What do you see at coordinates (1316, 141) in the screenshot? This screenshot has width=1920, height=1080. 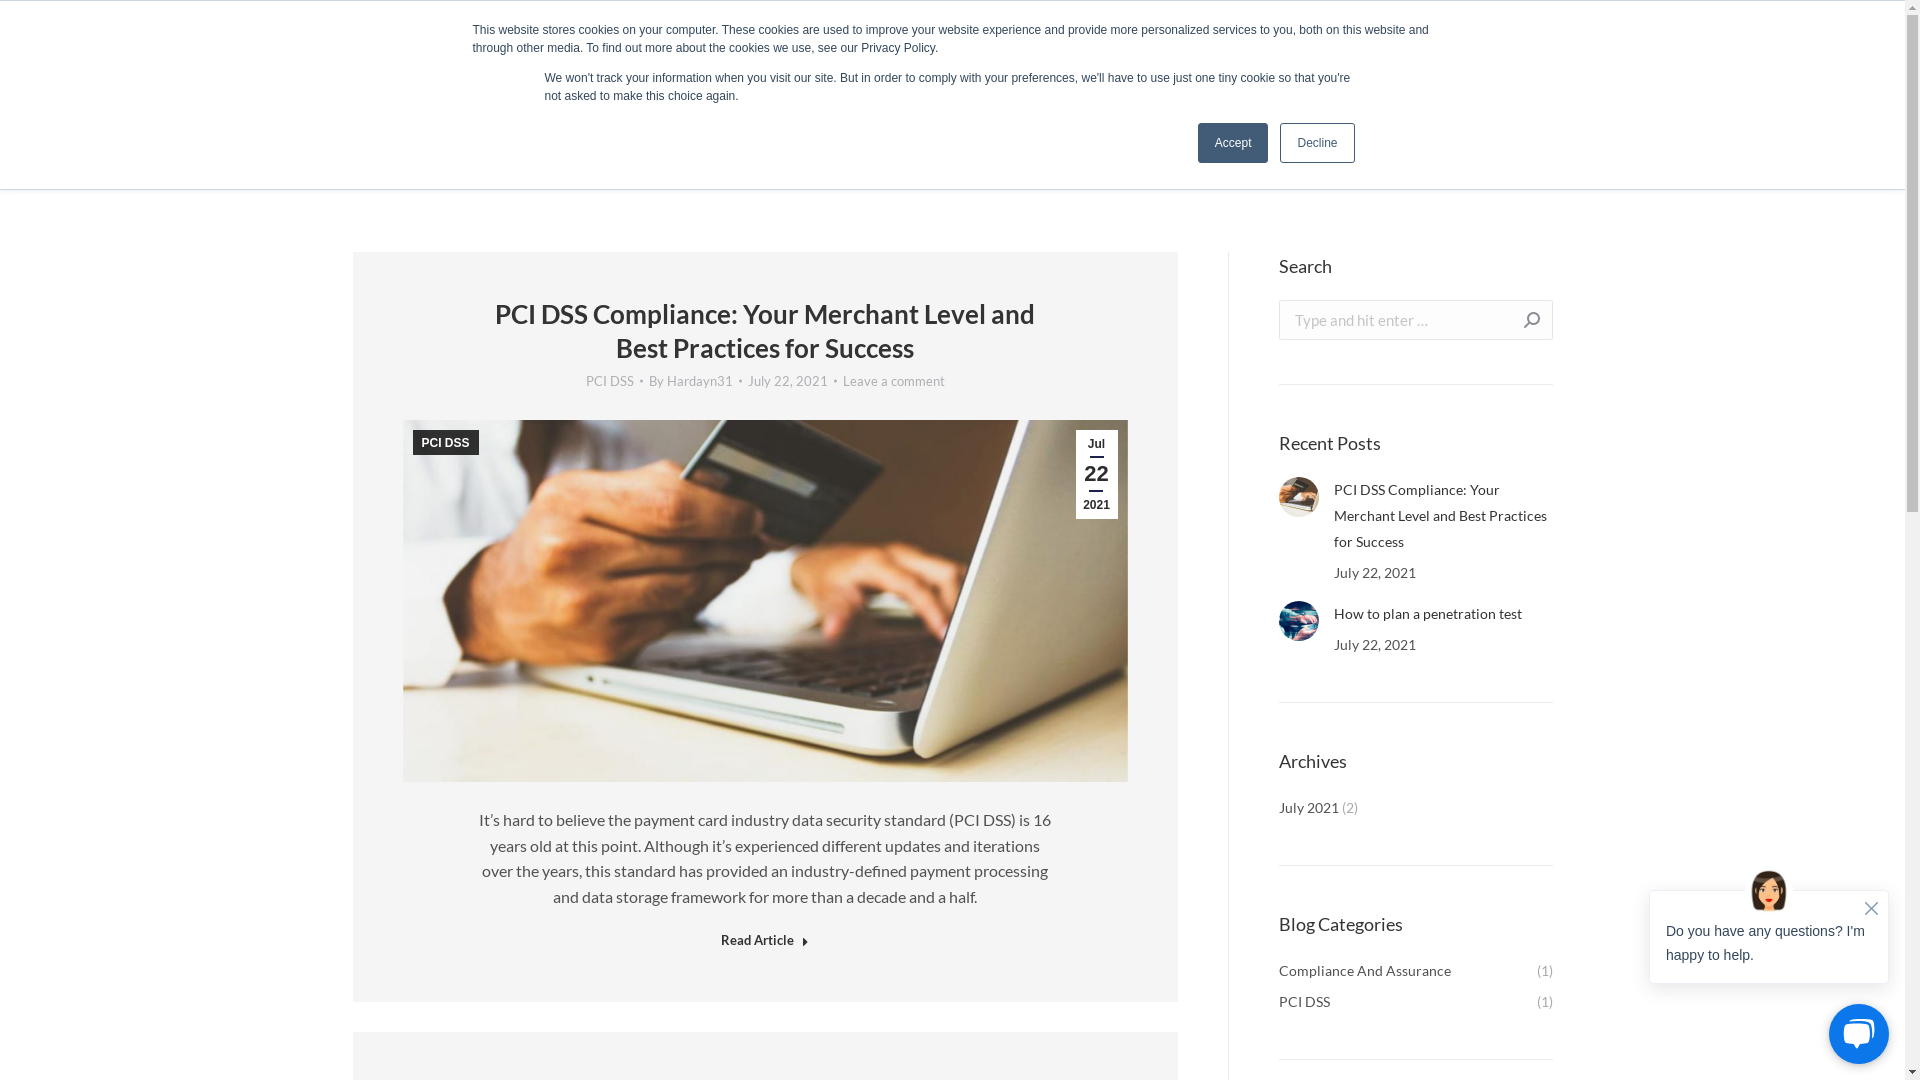 I see `'Decline'` at bounding box center [1316, 141].